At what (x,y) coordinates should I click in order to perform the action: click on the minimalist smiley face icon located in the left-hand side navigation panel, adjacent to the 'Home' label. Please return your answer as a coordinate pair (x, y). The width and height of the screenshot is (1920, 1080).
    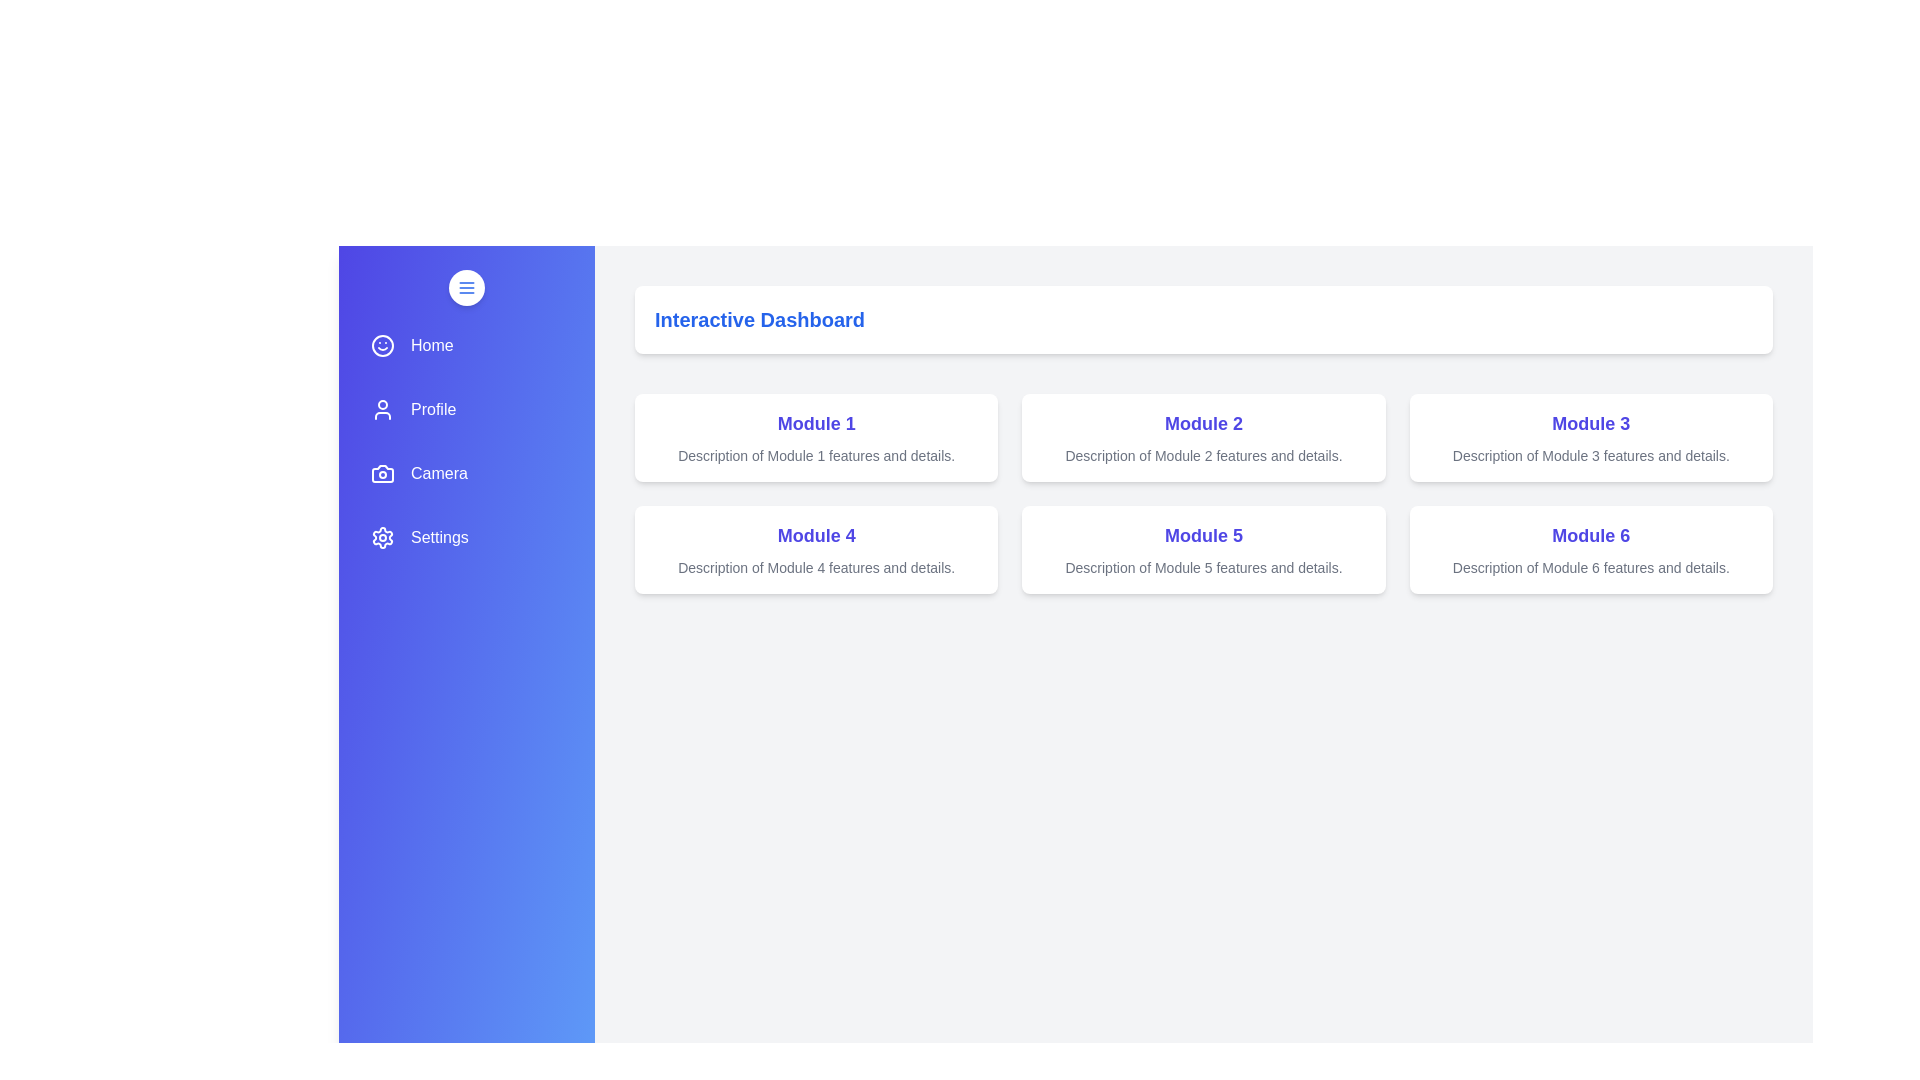
    Looking at the image, I should click on (383, 345).